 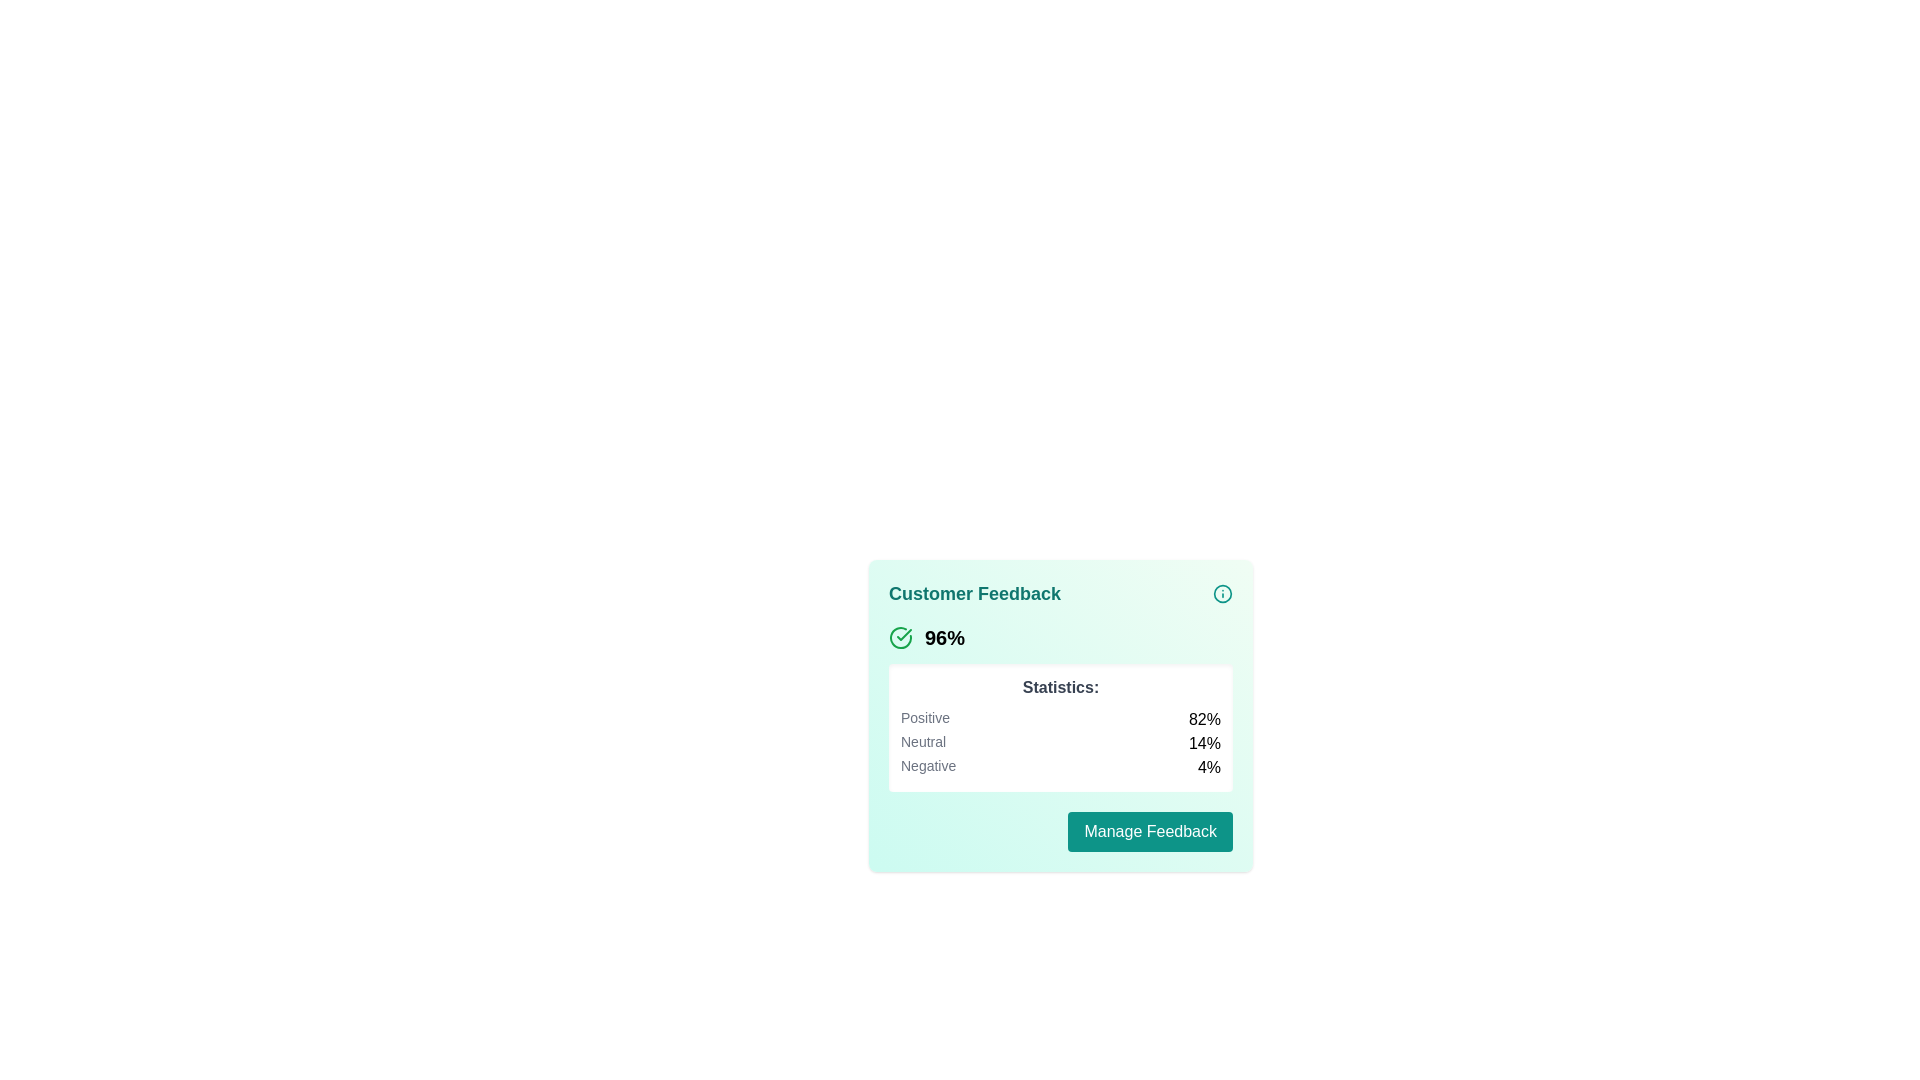 I want to click on the informational text label displaying the percentage value for 'Negative', located in the bottom-right section of the statistic box, so click(x=1208, y=766).